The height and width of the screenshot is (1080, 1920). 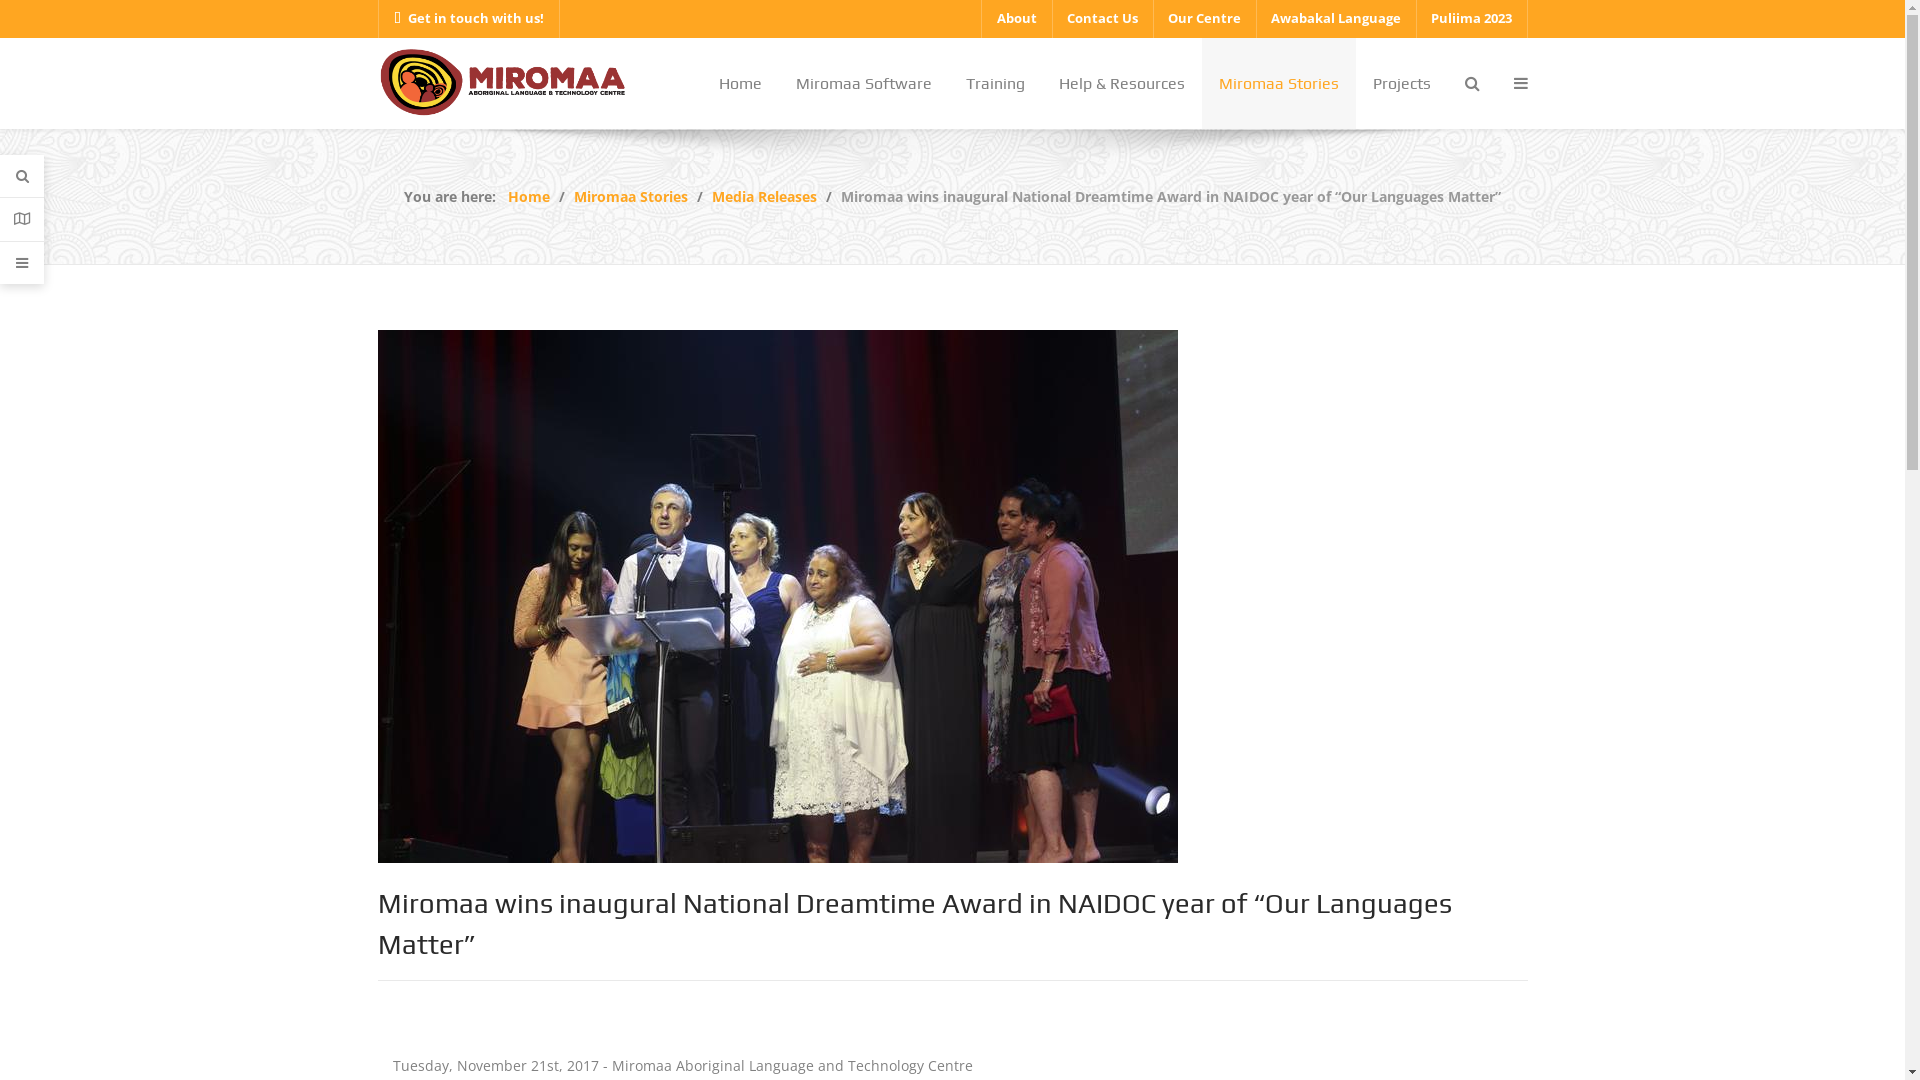 I want to click on 'Projects', so click(x=1400, y=82).